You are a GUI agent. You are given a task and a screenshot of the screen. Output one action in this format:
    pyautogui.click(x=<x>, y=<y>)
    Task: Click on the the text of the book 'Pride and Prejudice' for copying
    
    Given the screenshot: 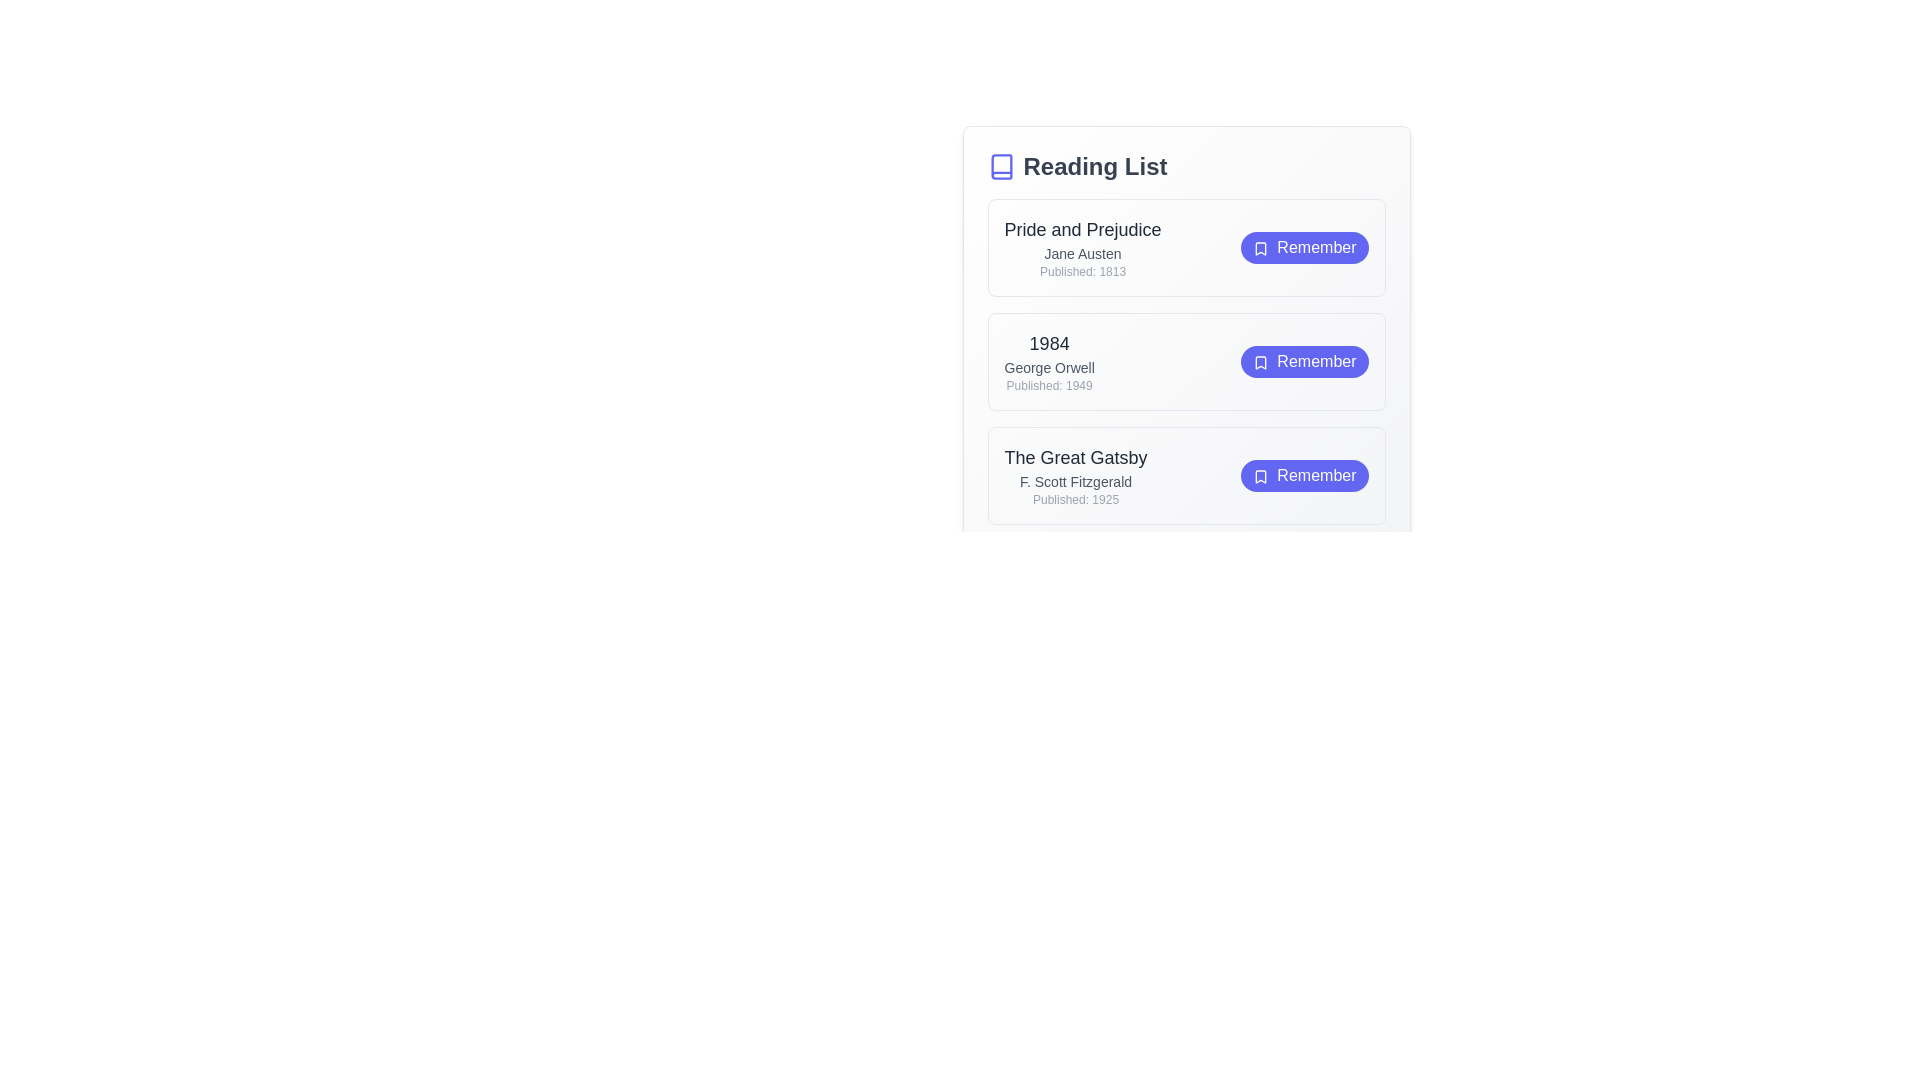 What is the action you would take?
    pyautogui.click(x=1004, y=216)
    